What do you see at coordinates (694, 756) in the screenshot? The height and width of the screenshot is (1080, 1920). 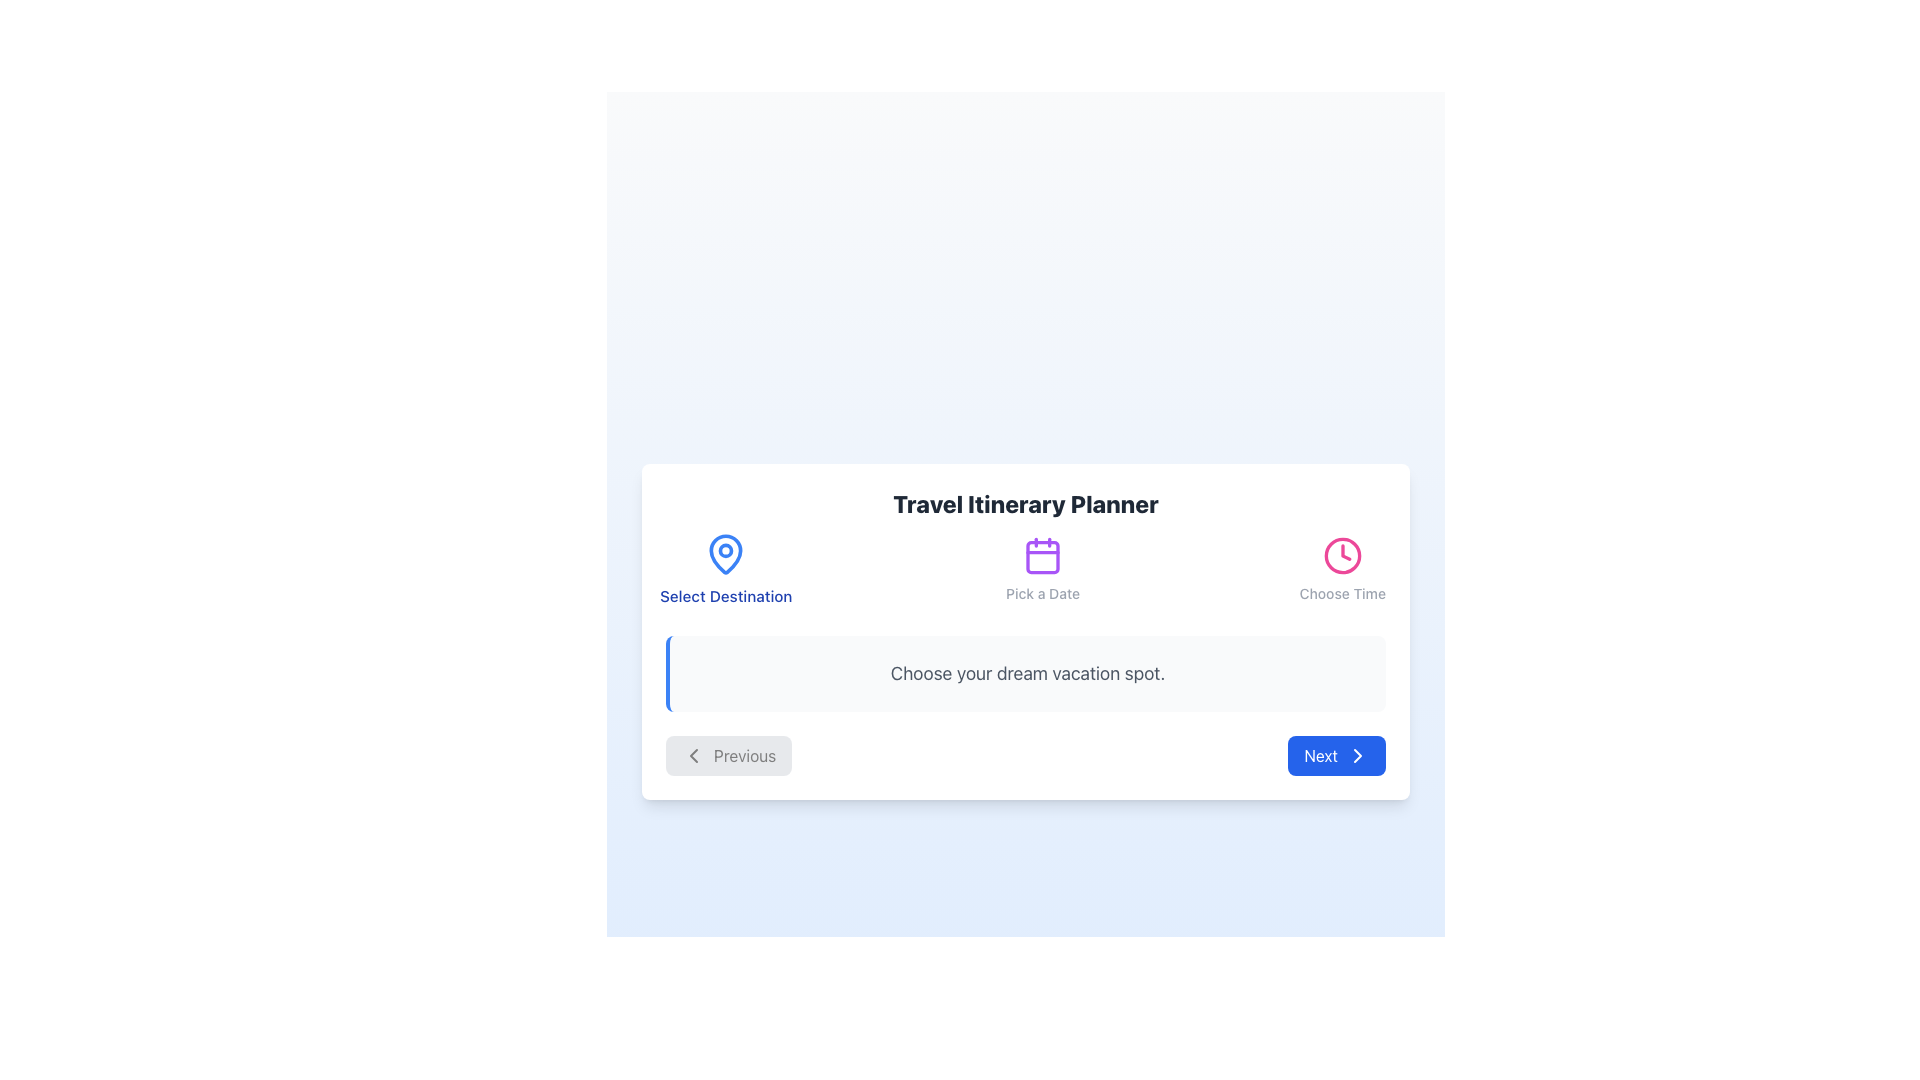 I see `the leftward-pointing arrow icon within the 'Previous' button` at bounding box center [694, 756].